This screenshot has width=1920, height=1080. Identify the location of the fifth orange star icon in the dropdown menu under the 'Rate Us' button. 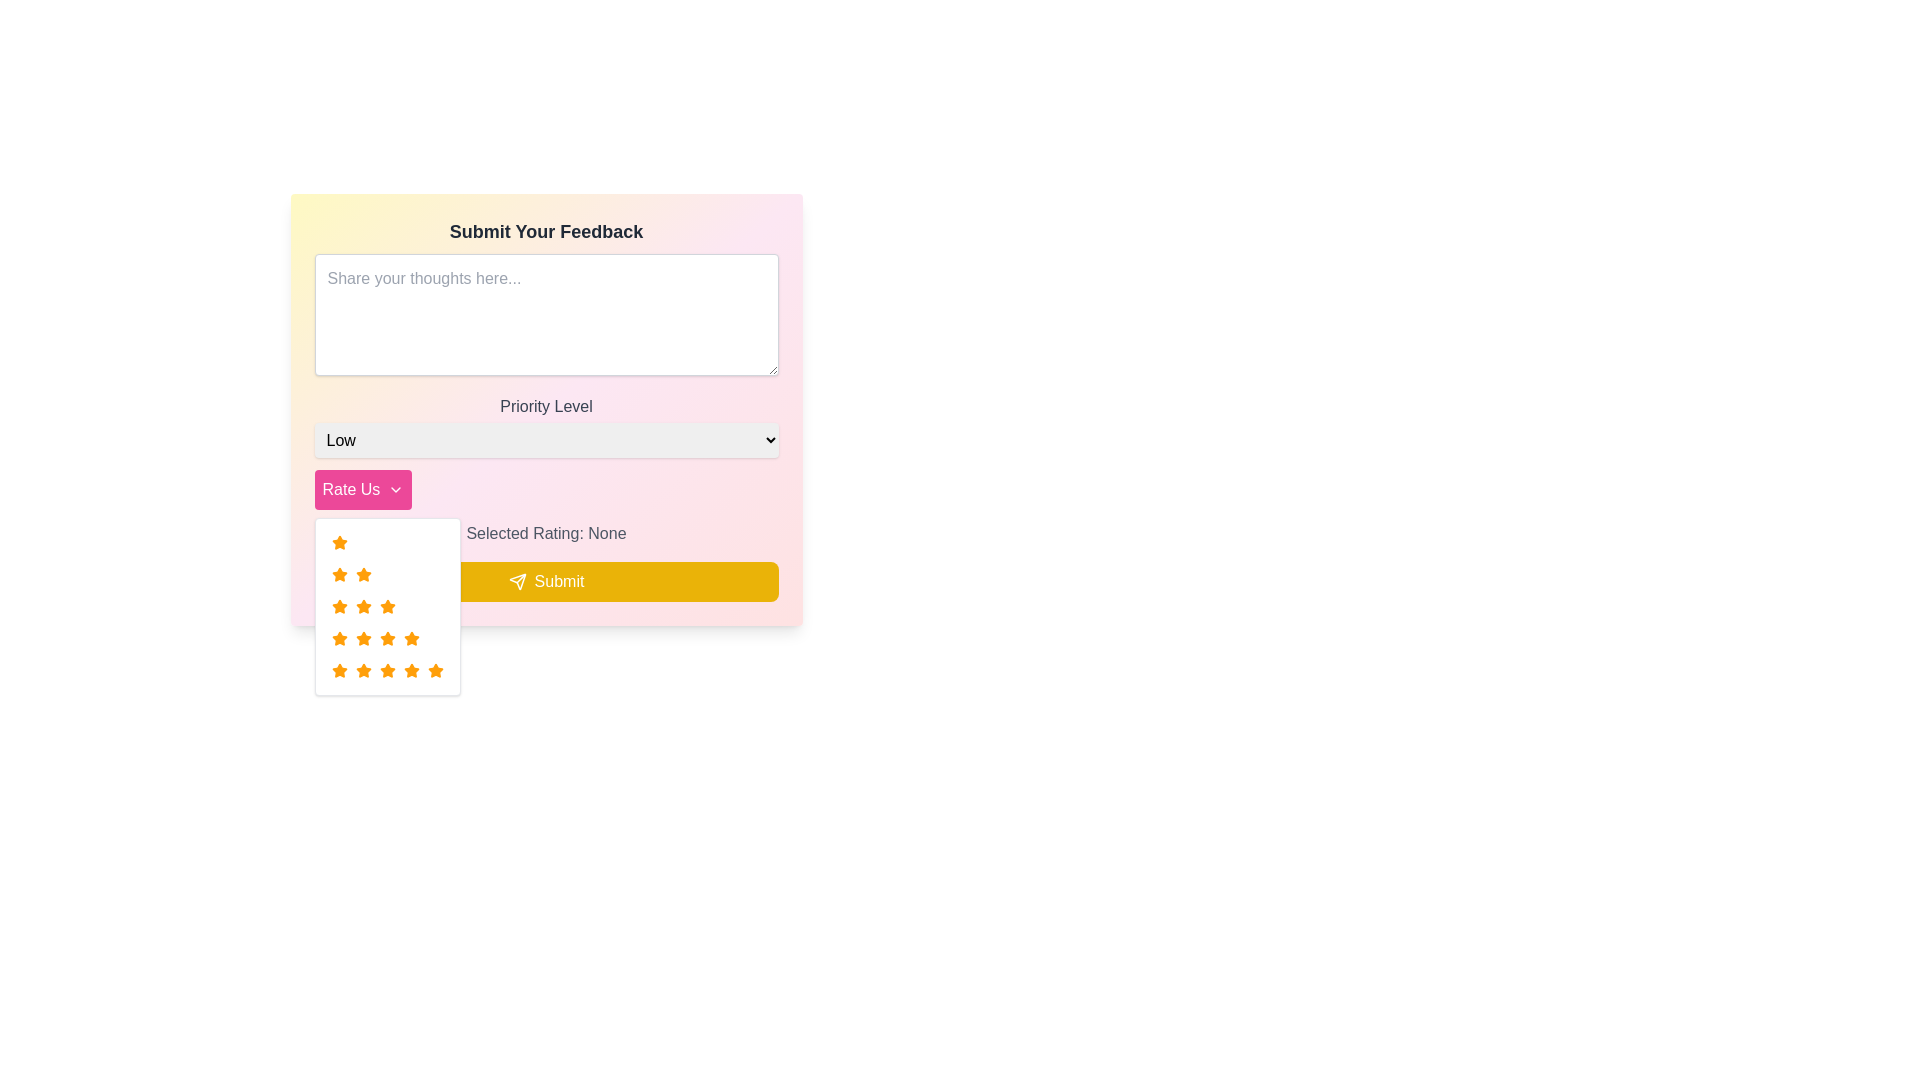
(387, 671).